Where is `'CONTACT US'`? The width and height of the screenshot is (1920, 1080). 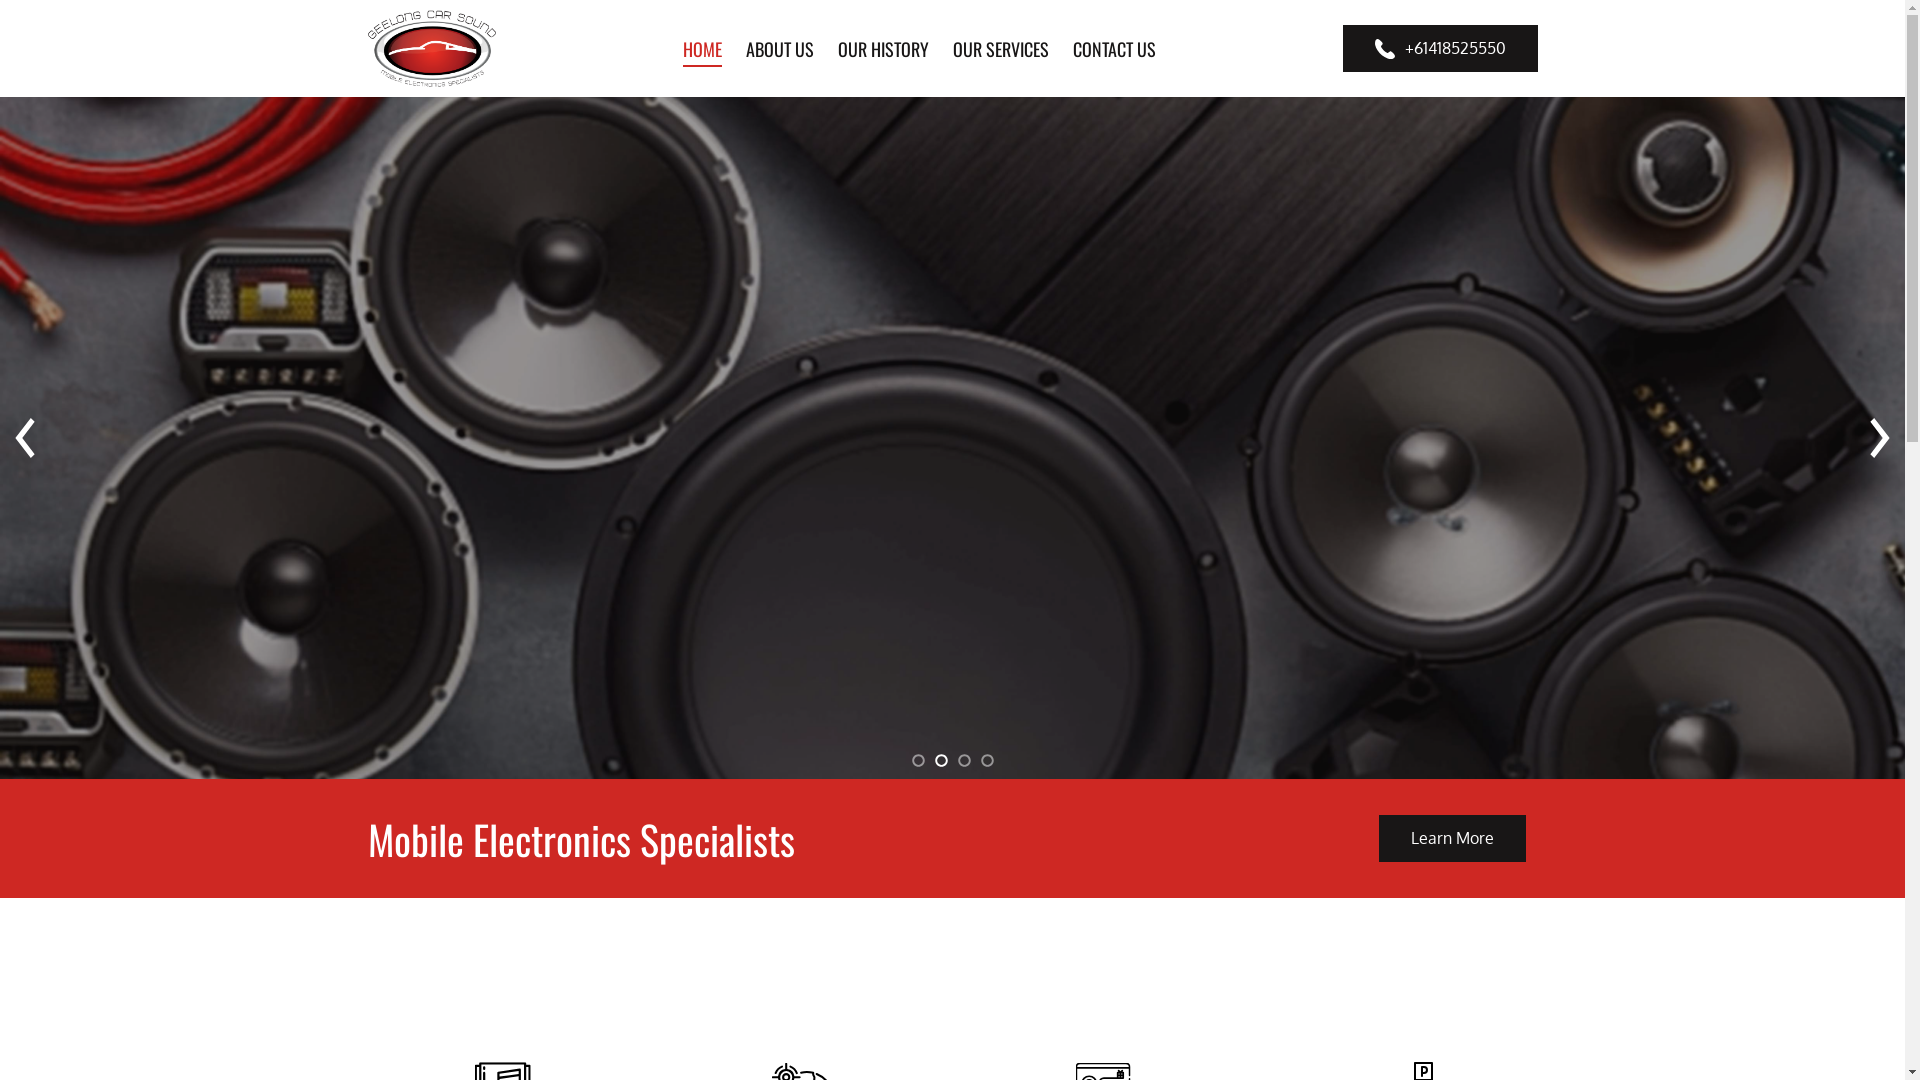
'CONTACT US' is located at coordinates (1113, 46).